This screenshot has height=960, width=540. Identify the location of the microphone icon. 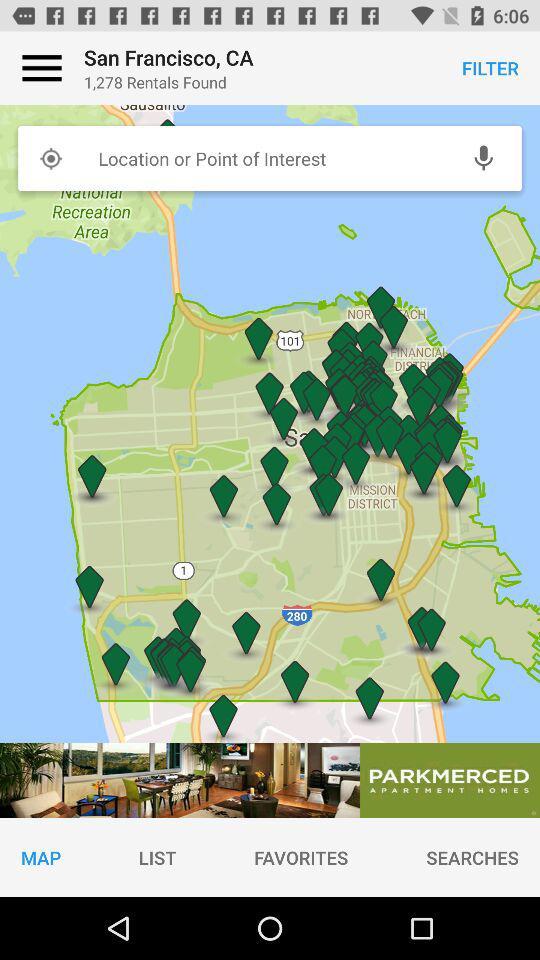
(482, 157).